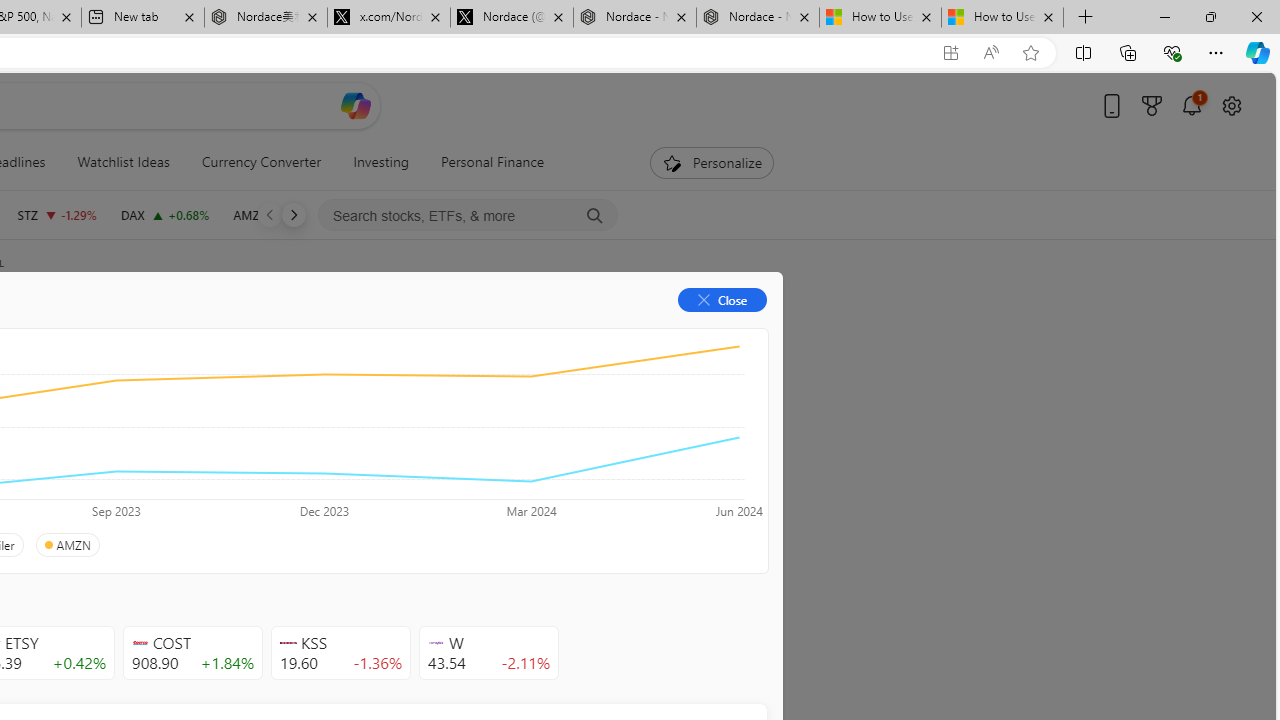 Image resolution: width=1280 pixels, height=720 pixels. What do you see at coordinates (1128, 51) in the screenshot?
I see `'Collections'` at bounding box center [1128, 51].